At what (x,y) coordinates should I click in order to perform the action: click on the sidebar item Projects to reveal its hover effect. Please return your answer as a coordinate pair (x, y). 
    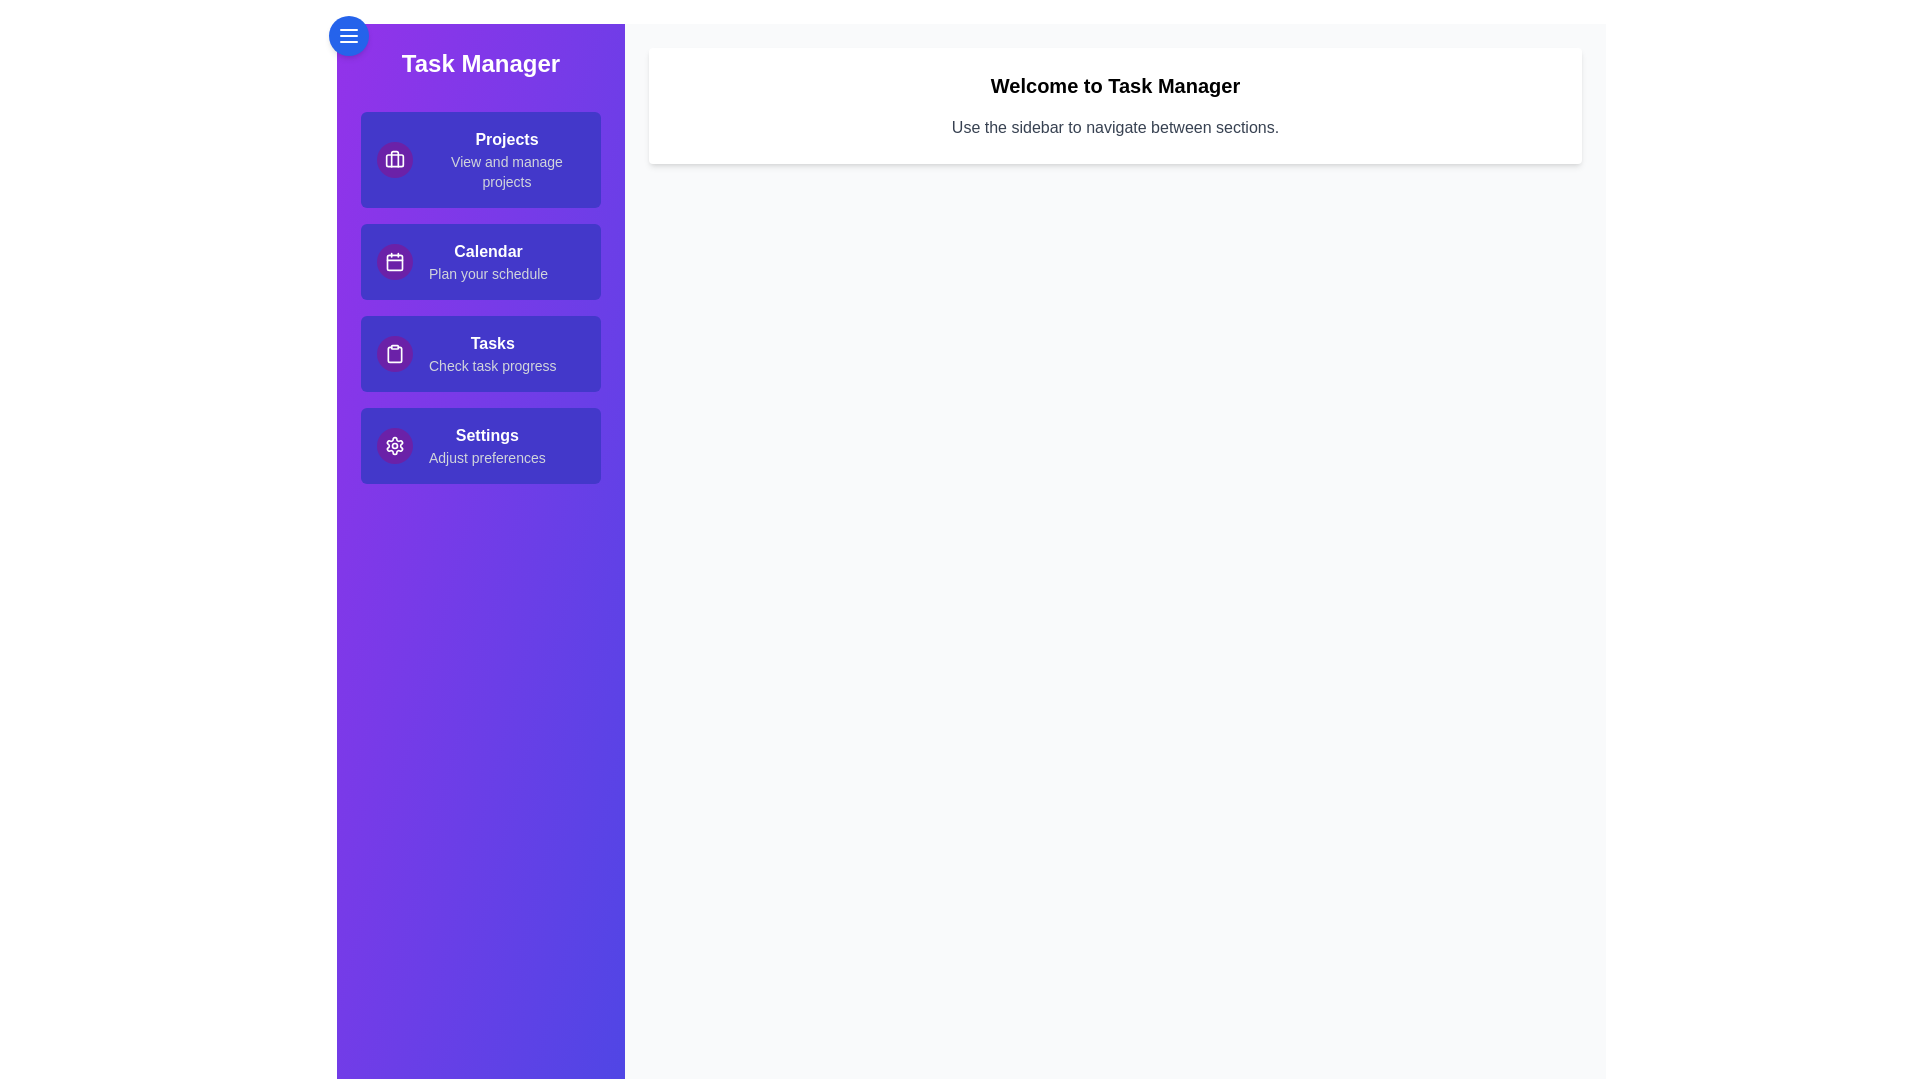
    Looking at the image, I should click on (480, 158).